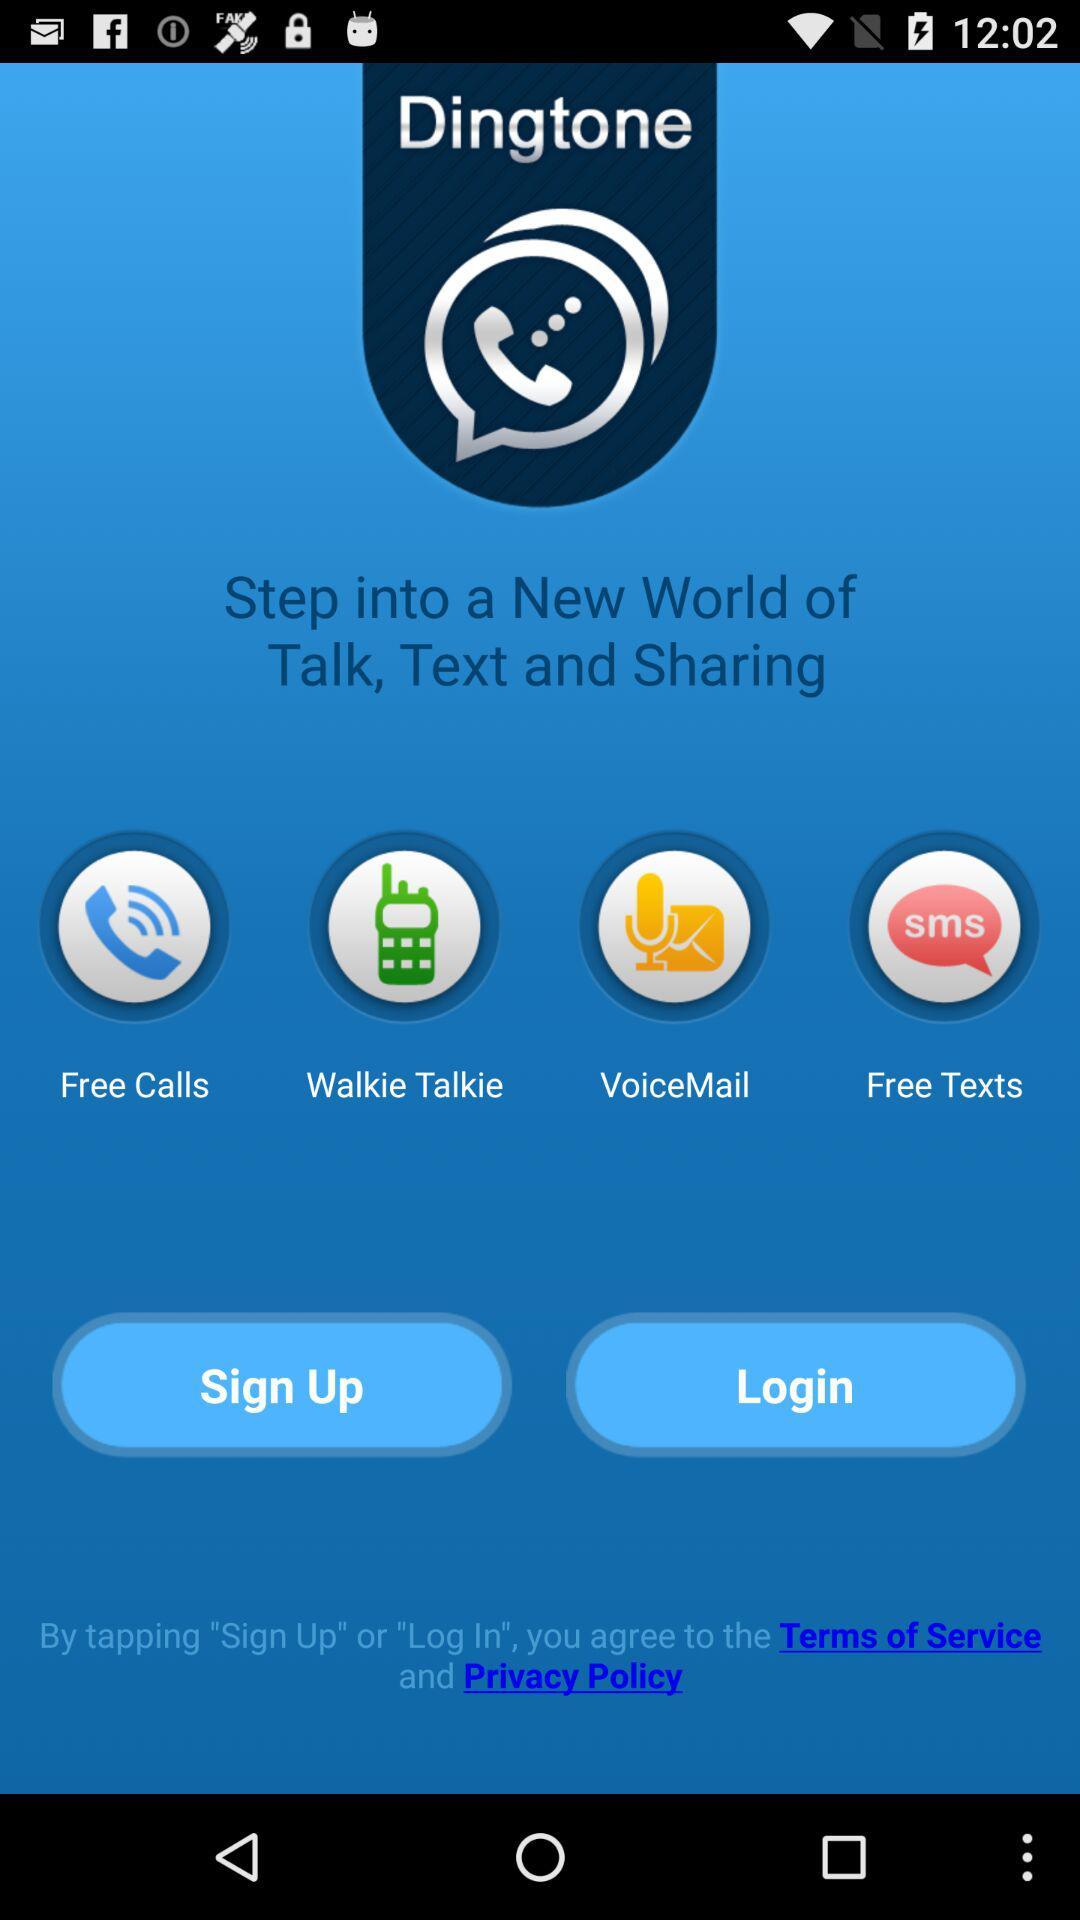  Describe the element at coordinates (795, 1385) in the screenshot. I see `login` at that location.